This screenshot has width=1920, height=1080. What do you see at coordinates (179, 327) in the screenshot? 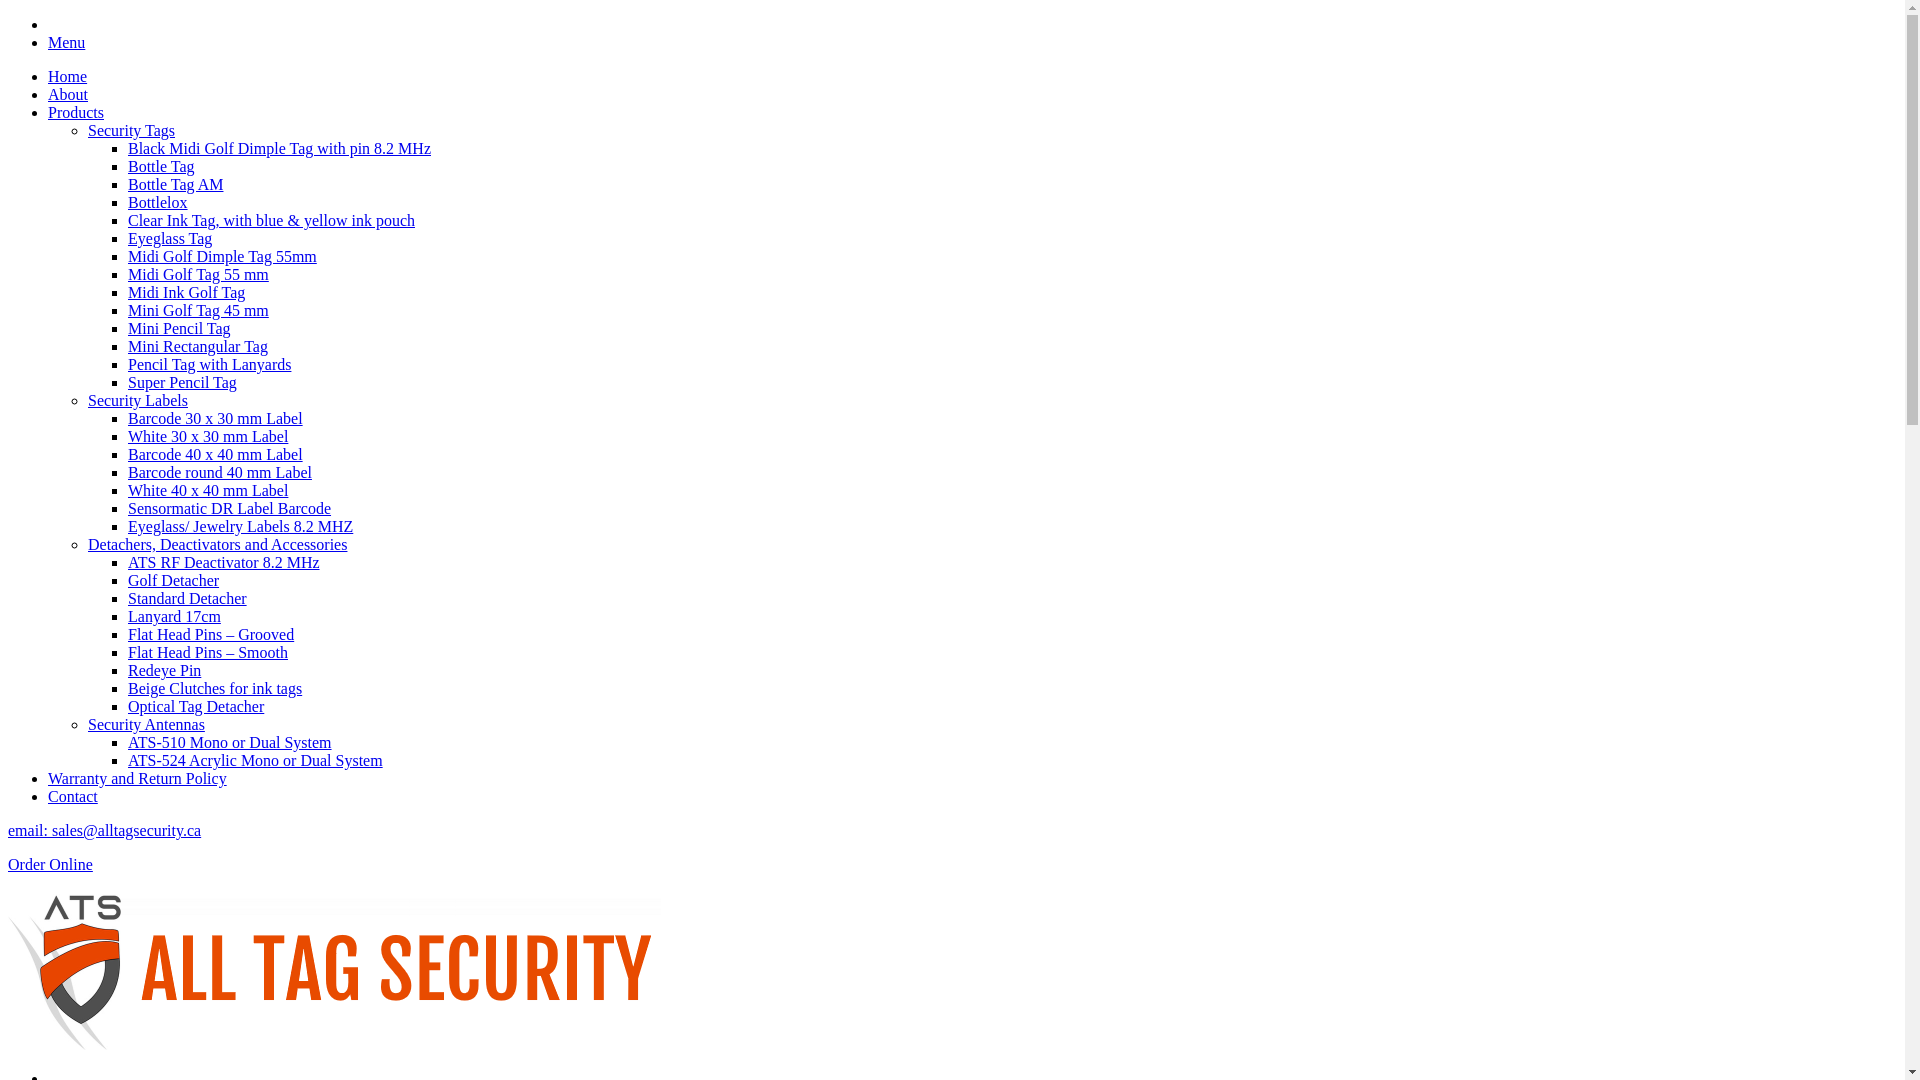
I see `'Mini Pencil Tag'` at bounding box center [179, 327].